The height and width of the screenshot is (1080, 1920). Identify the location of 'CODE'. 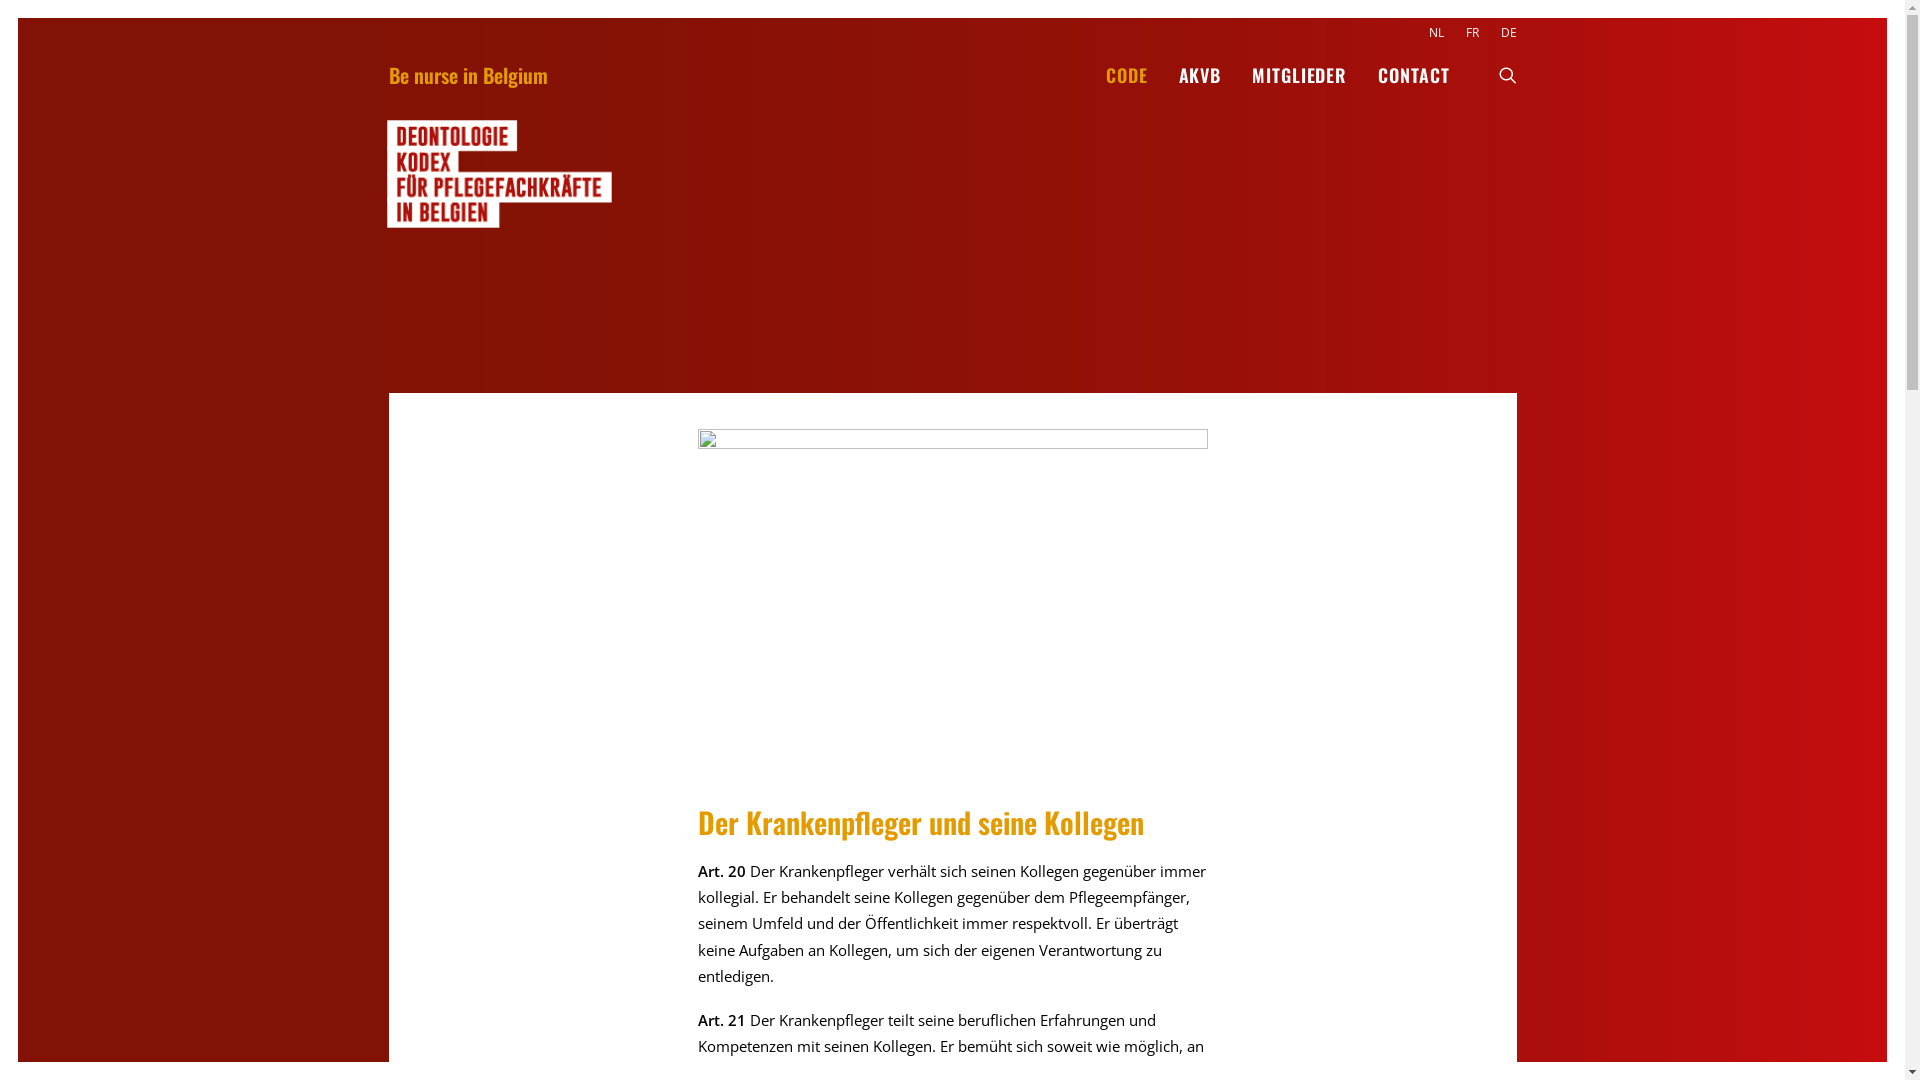
(1127, 73).